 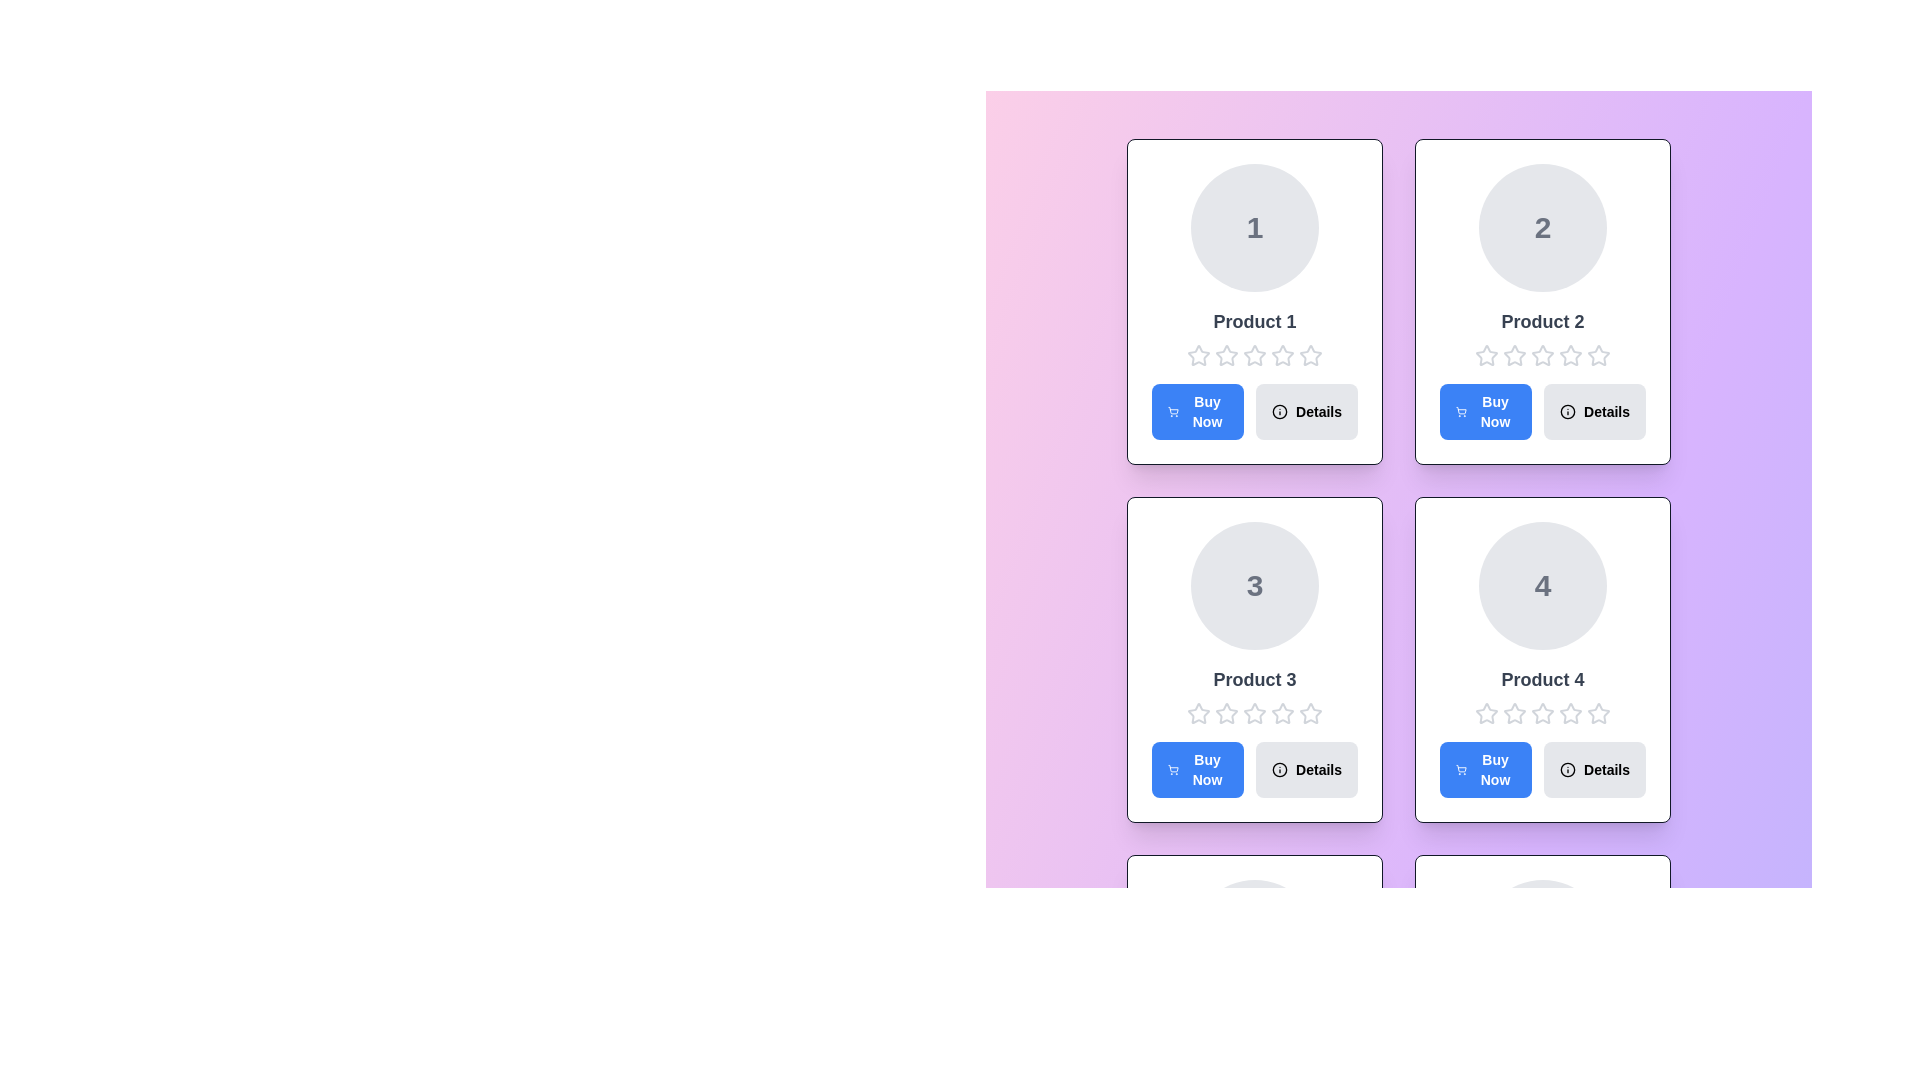 I want to click on the rating for a product to 5 stars, so click(x=1310, y=354).